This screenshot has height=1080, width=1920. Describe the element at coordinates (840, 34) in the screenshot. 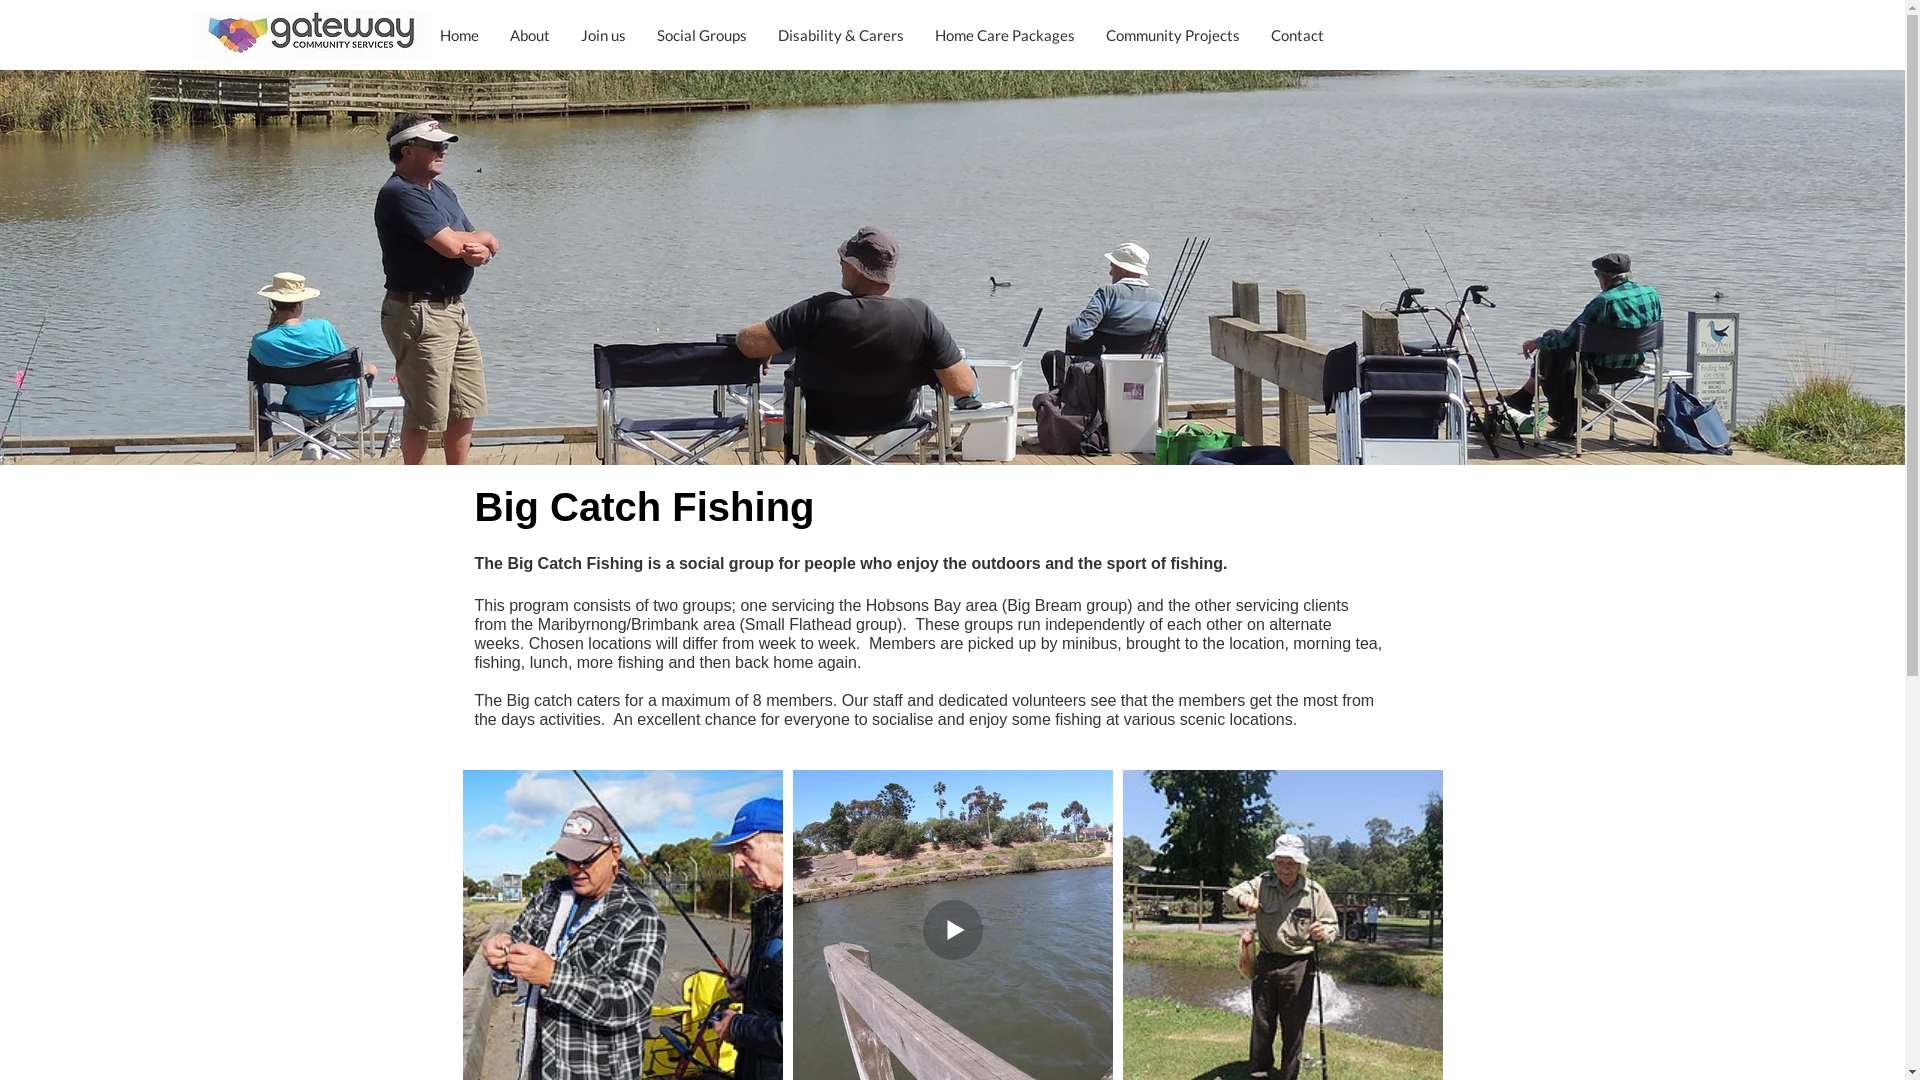

I see `'Disability & Carers'` at that location.